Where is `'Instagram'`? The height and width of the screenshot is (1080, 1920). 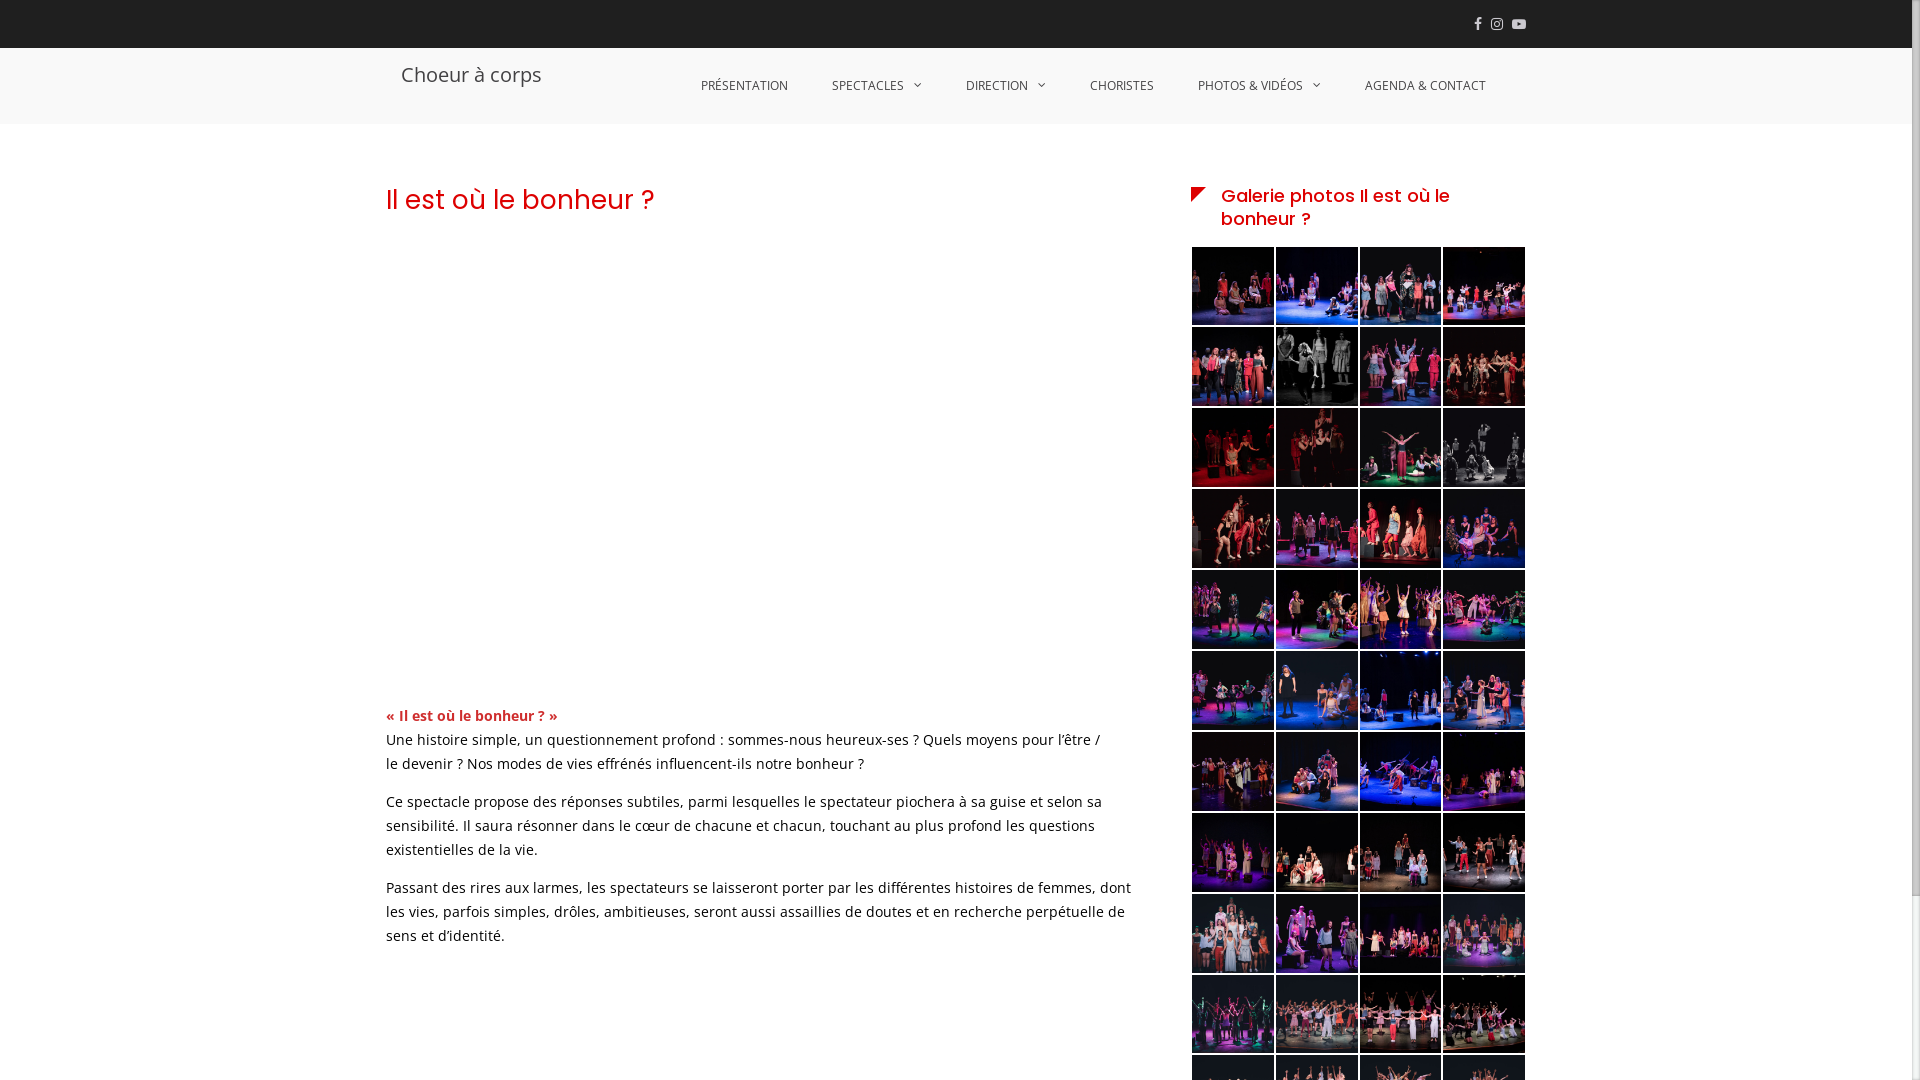 'Instagram' is located at coordinates (1497, 23).